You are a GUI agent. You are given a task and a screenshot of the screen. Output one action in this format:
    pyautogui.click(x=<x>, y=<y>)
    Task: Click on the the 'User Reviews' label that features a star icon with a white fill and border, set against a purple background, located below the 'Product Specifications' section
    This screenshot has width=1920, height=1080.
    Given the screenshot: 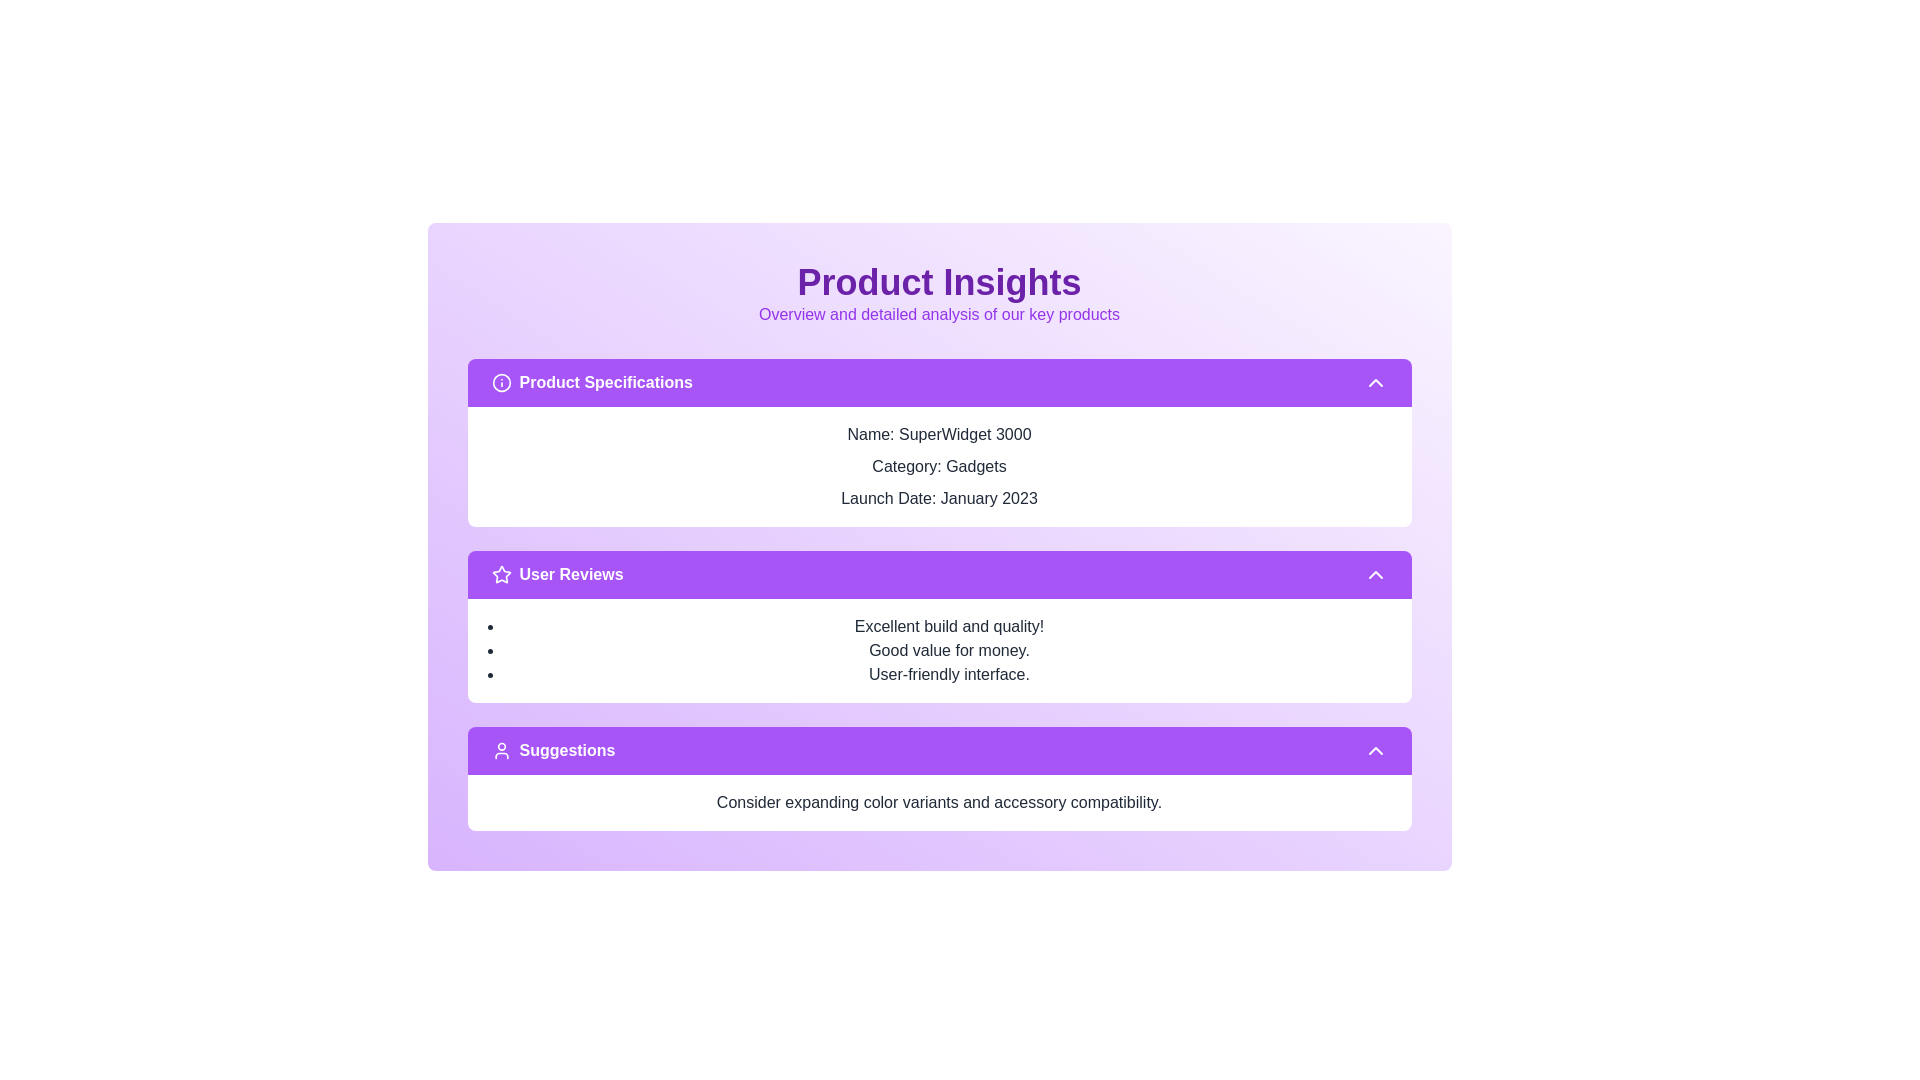 What is the action you would take?
    pyautogui.click(x=557, y=574)
    